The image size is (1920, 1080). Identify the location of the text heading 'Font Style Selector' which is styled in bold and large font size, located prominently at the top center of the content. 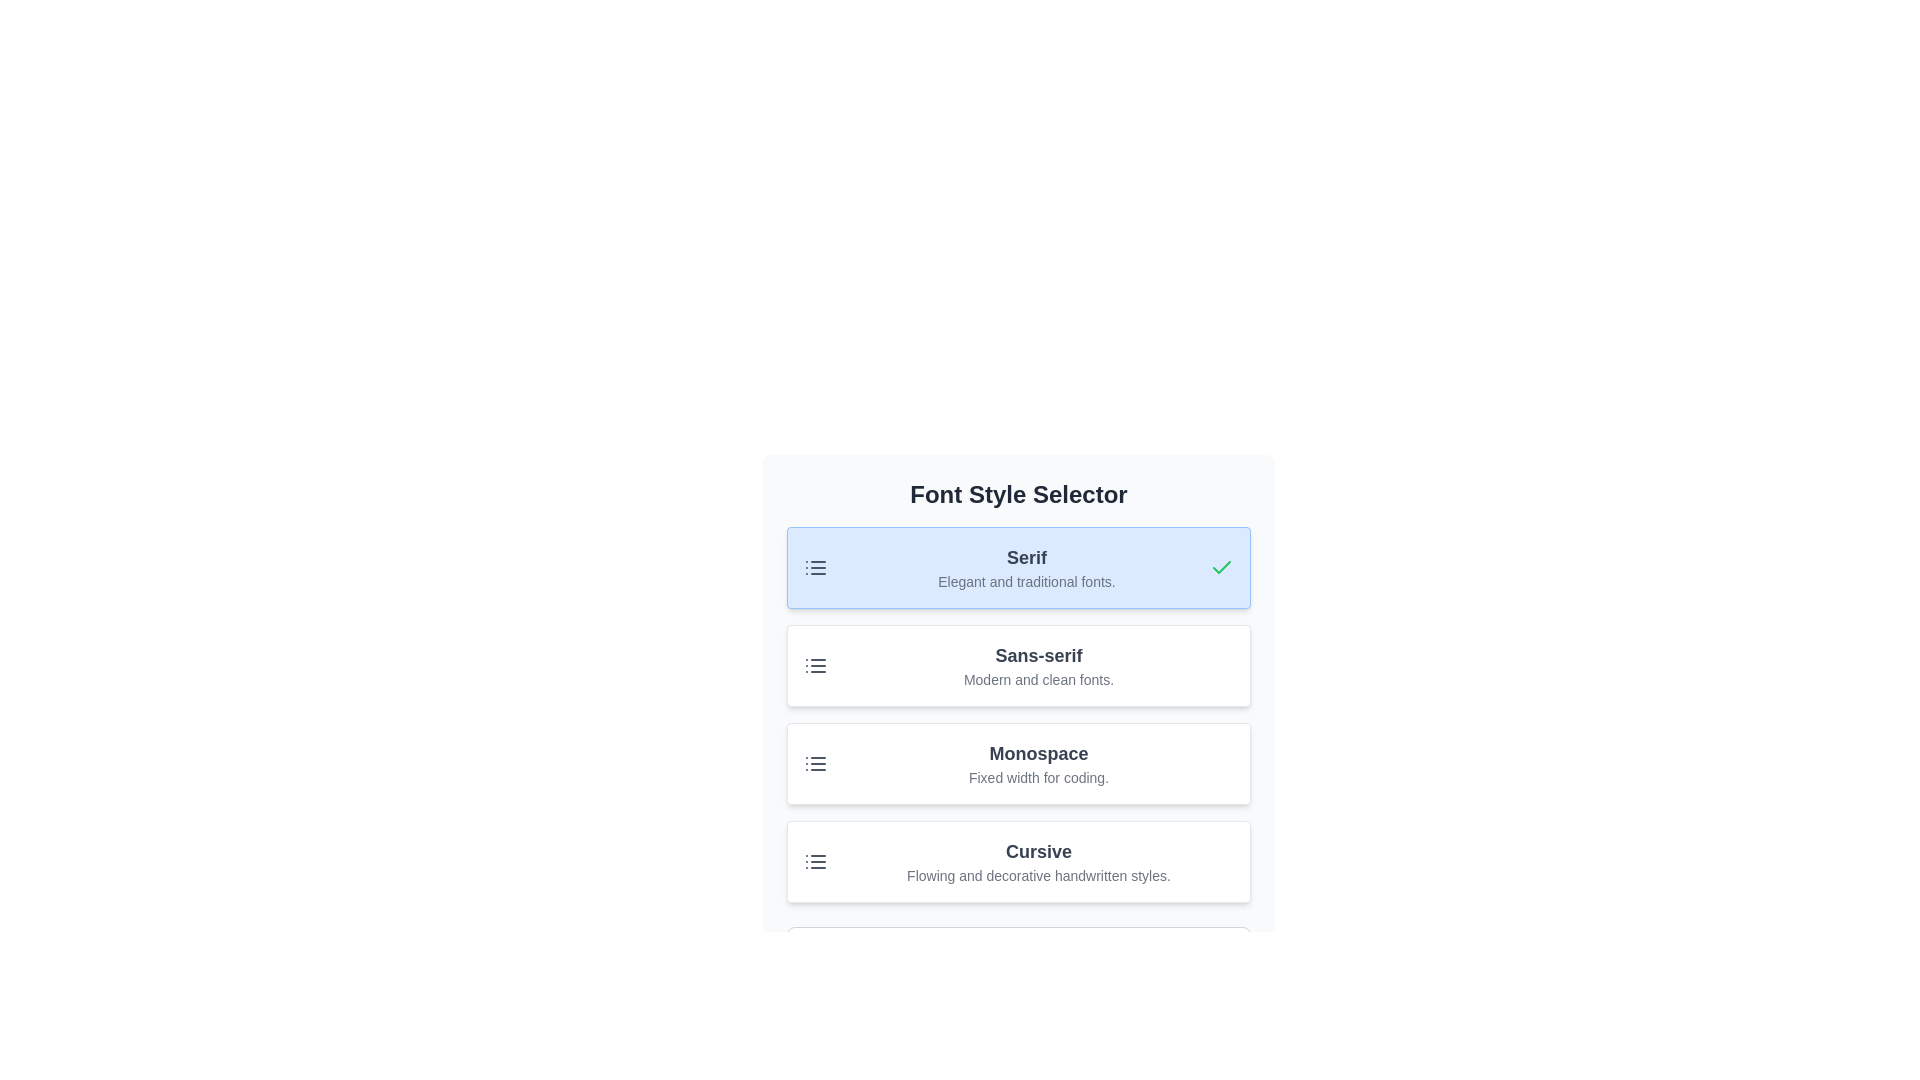
(1018, 494).